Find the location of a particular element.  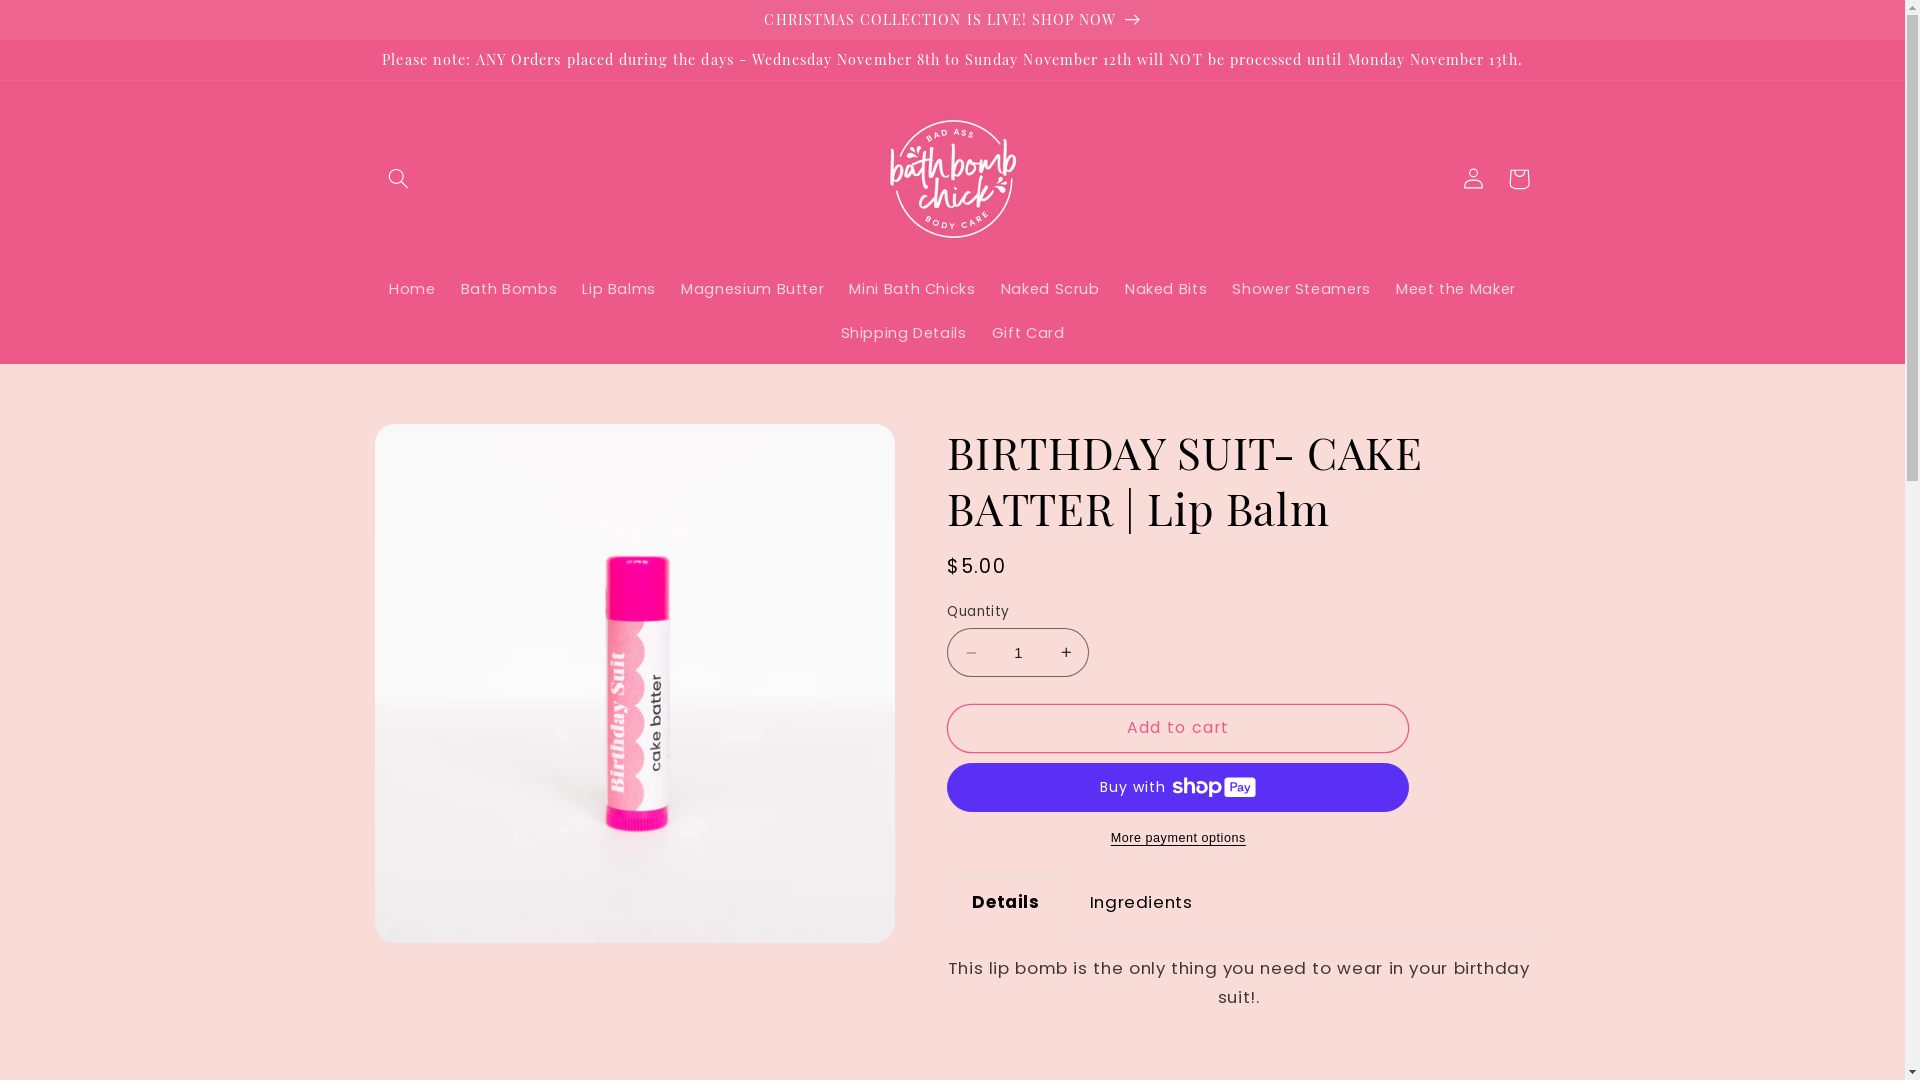

'Details' is located at coordinates (1005, 902).